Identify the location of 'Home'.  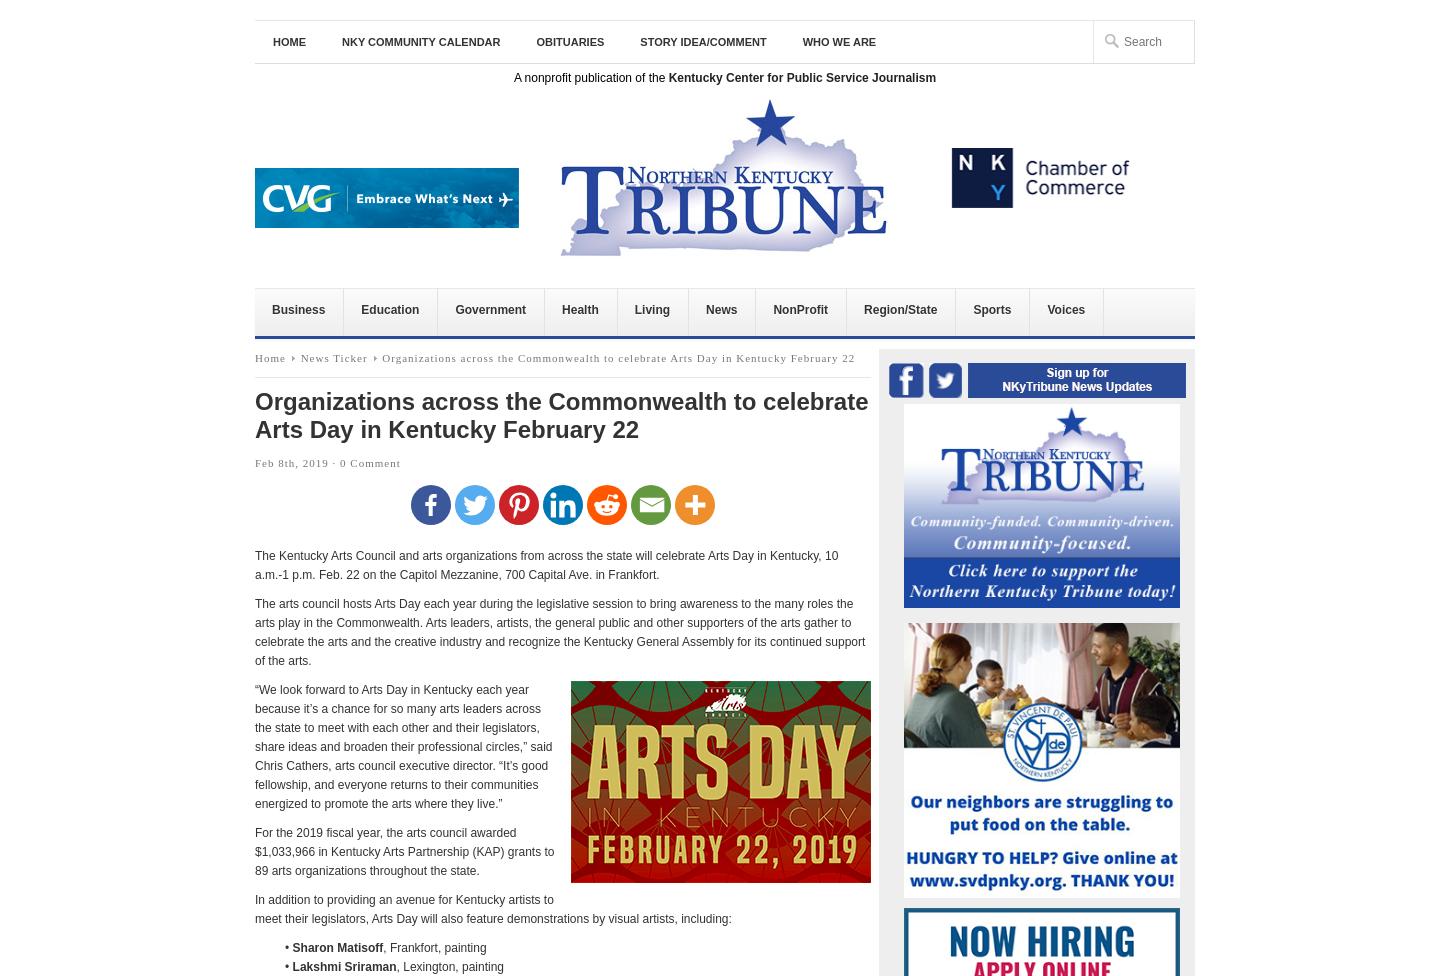
(255, 357).